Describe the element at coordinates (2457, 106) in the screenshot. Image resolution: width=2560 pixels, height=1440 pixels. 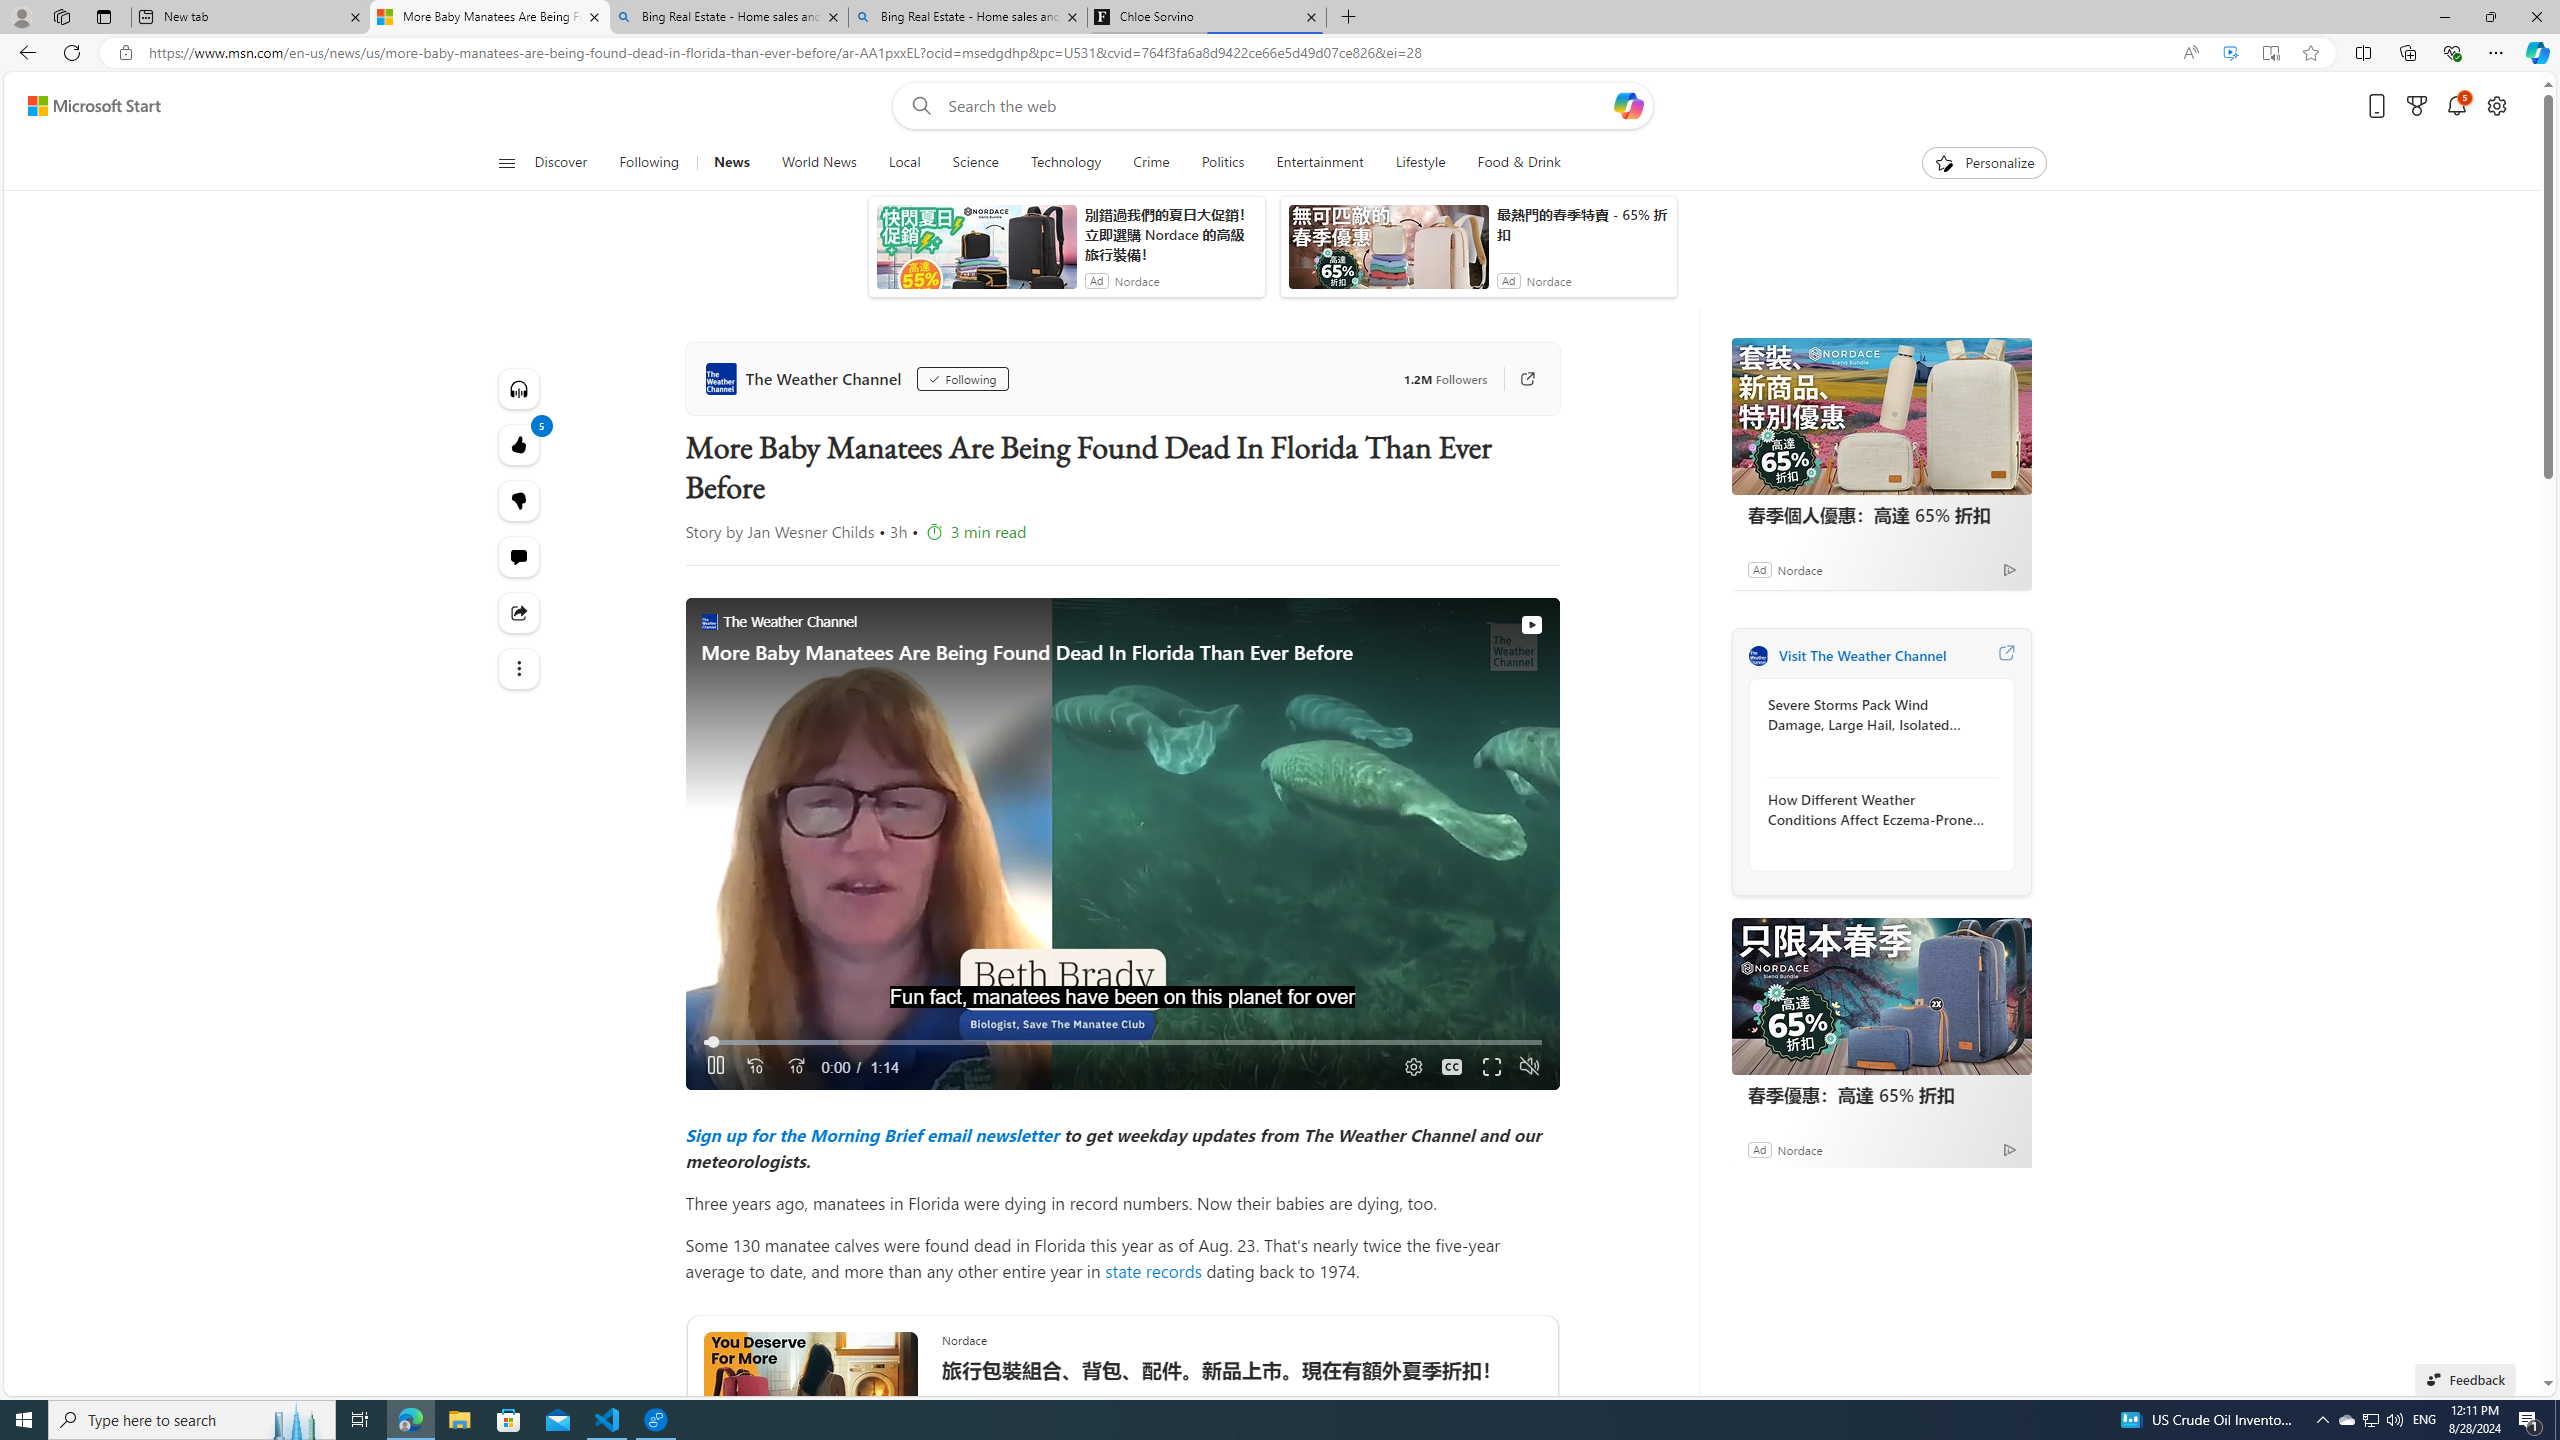
I see `'Notifications'` at that location.